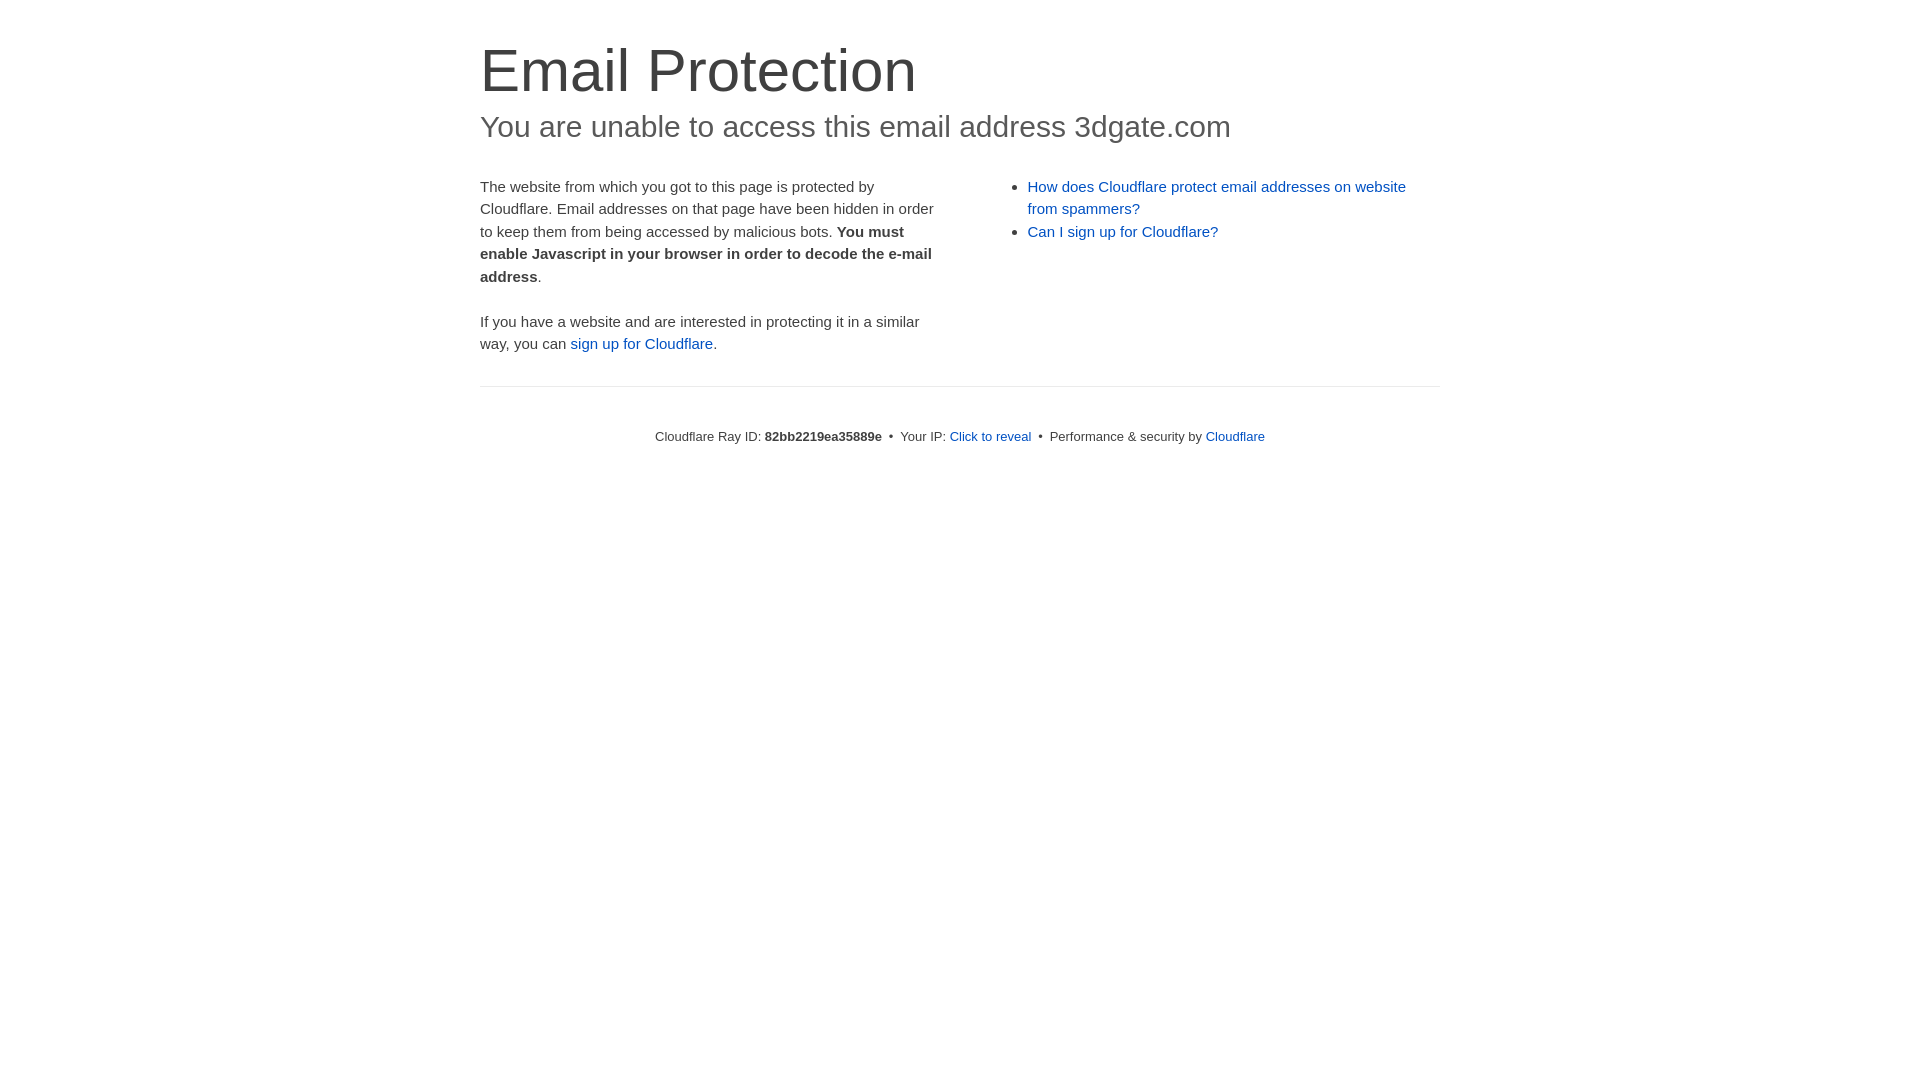  Describe the element at coordinates (949, 435) in the screenshot. I see `'Click to reveal'` at that location.